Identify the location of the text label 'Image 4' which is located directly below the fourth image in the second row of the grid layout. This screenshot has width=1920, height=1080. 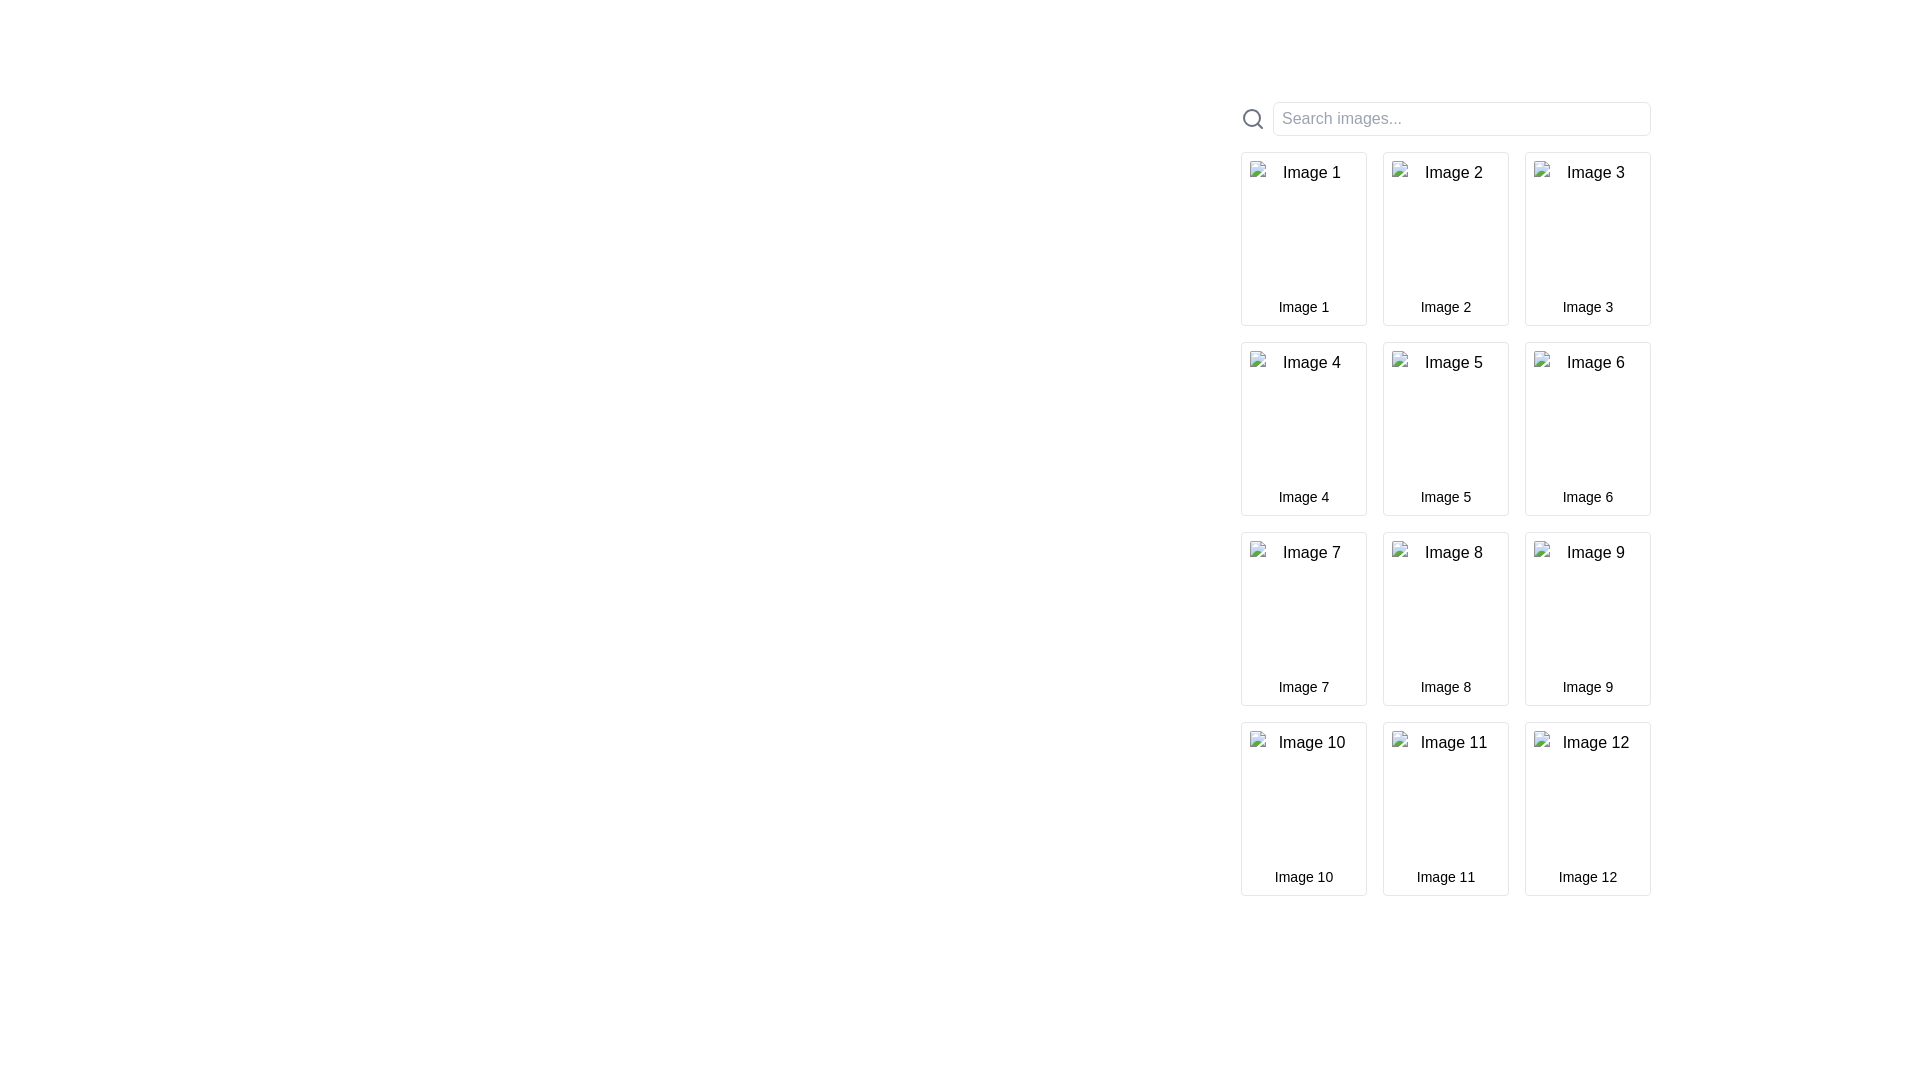
(1304, 496).